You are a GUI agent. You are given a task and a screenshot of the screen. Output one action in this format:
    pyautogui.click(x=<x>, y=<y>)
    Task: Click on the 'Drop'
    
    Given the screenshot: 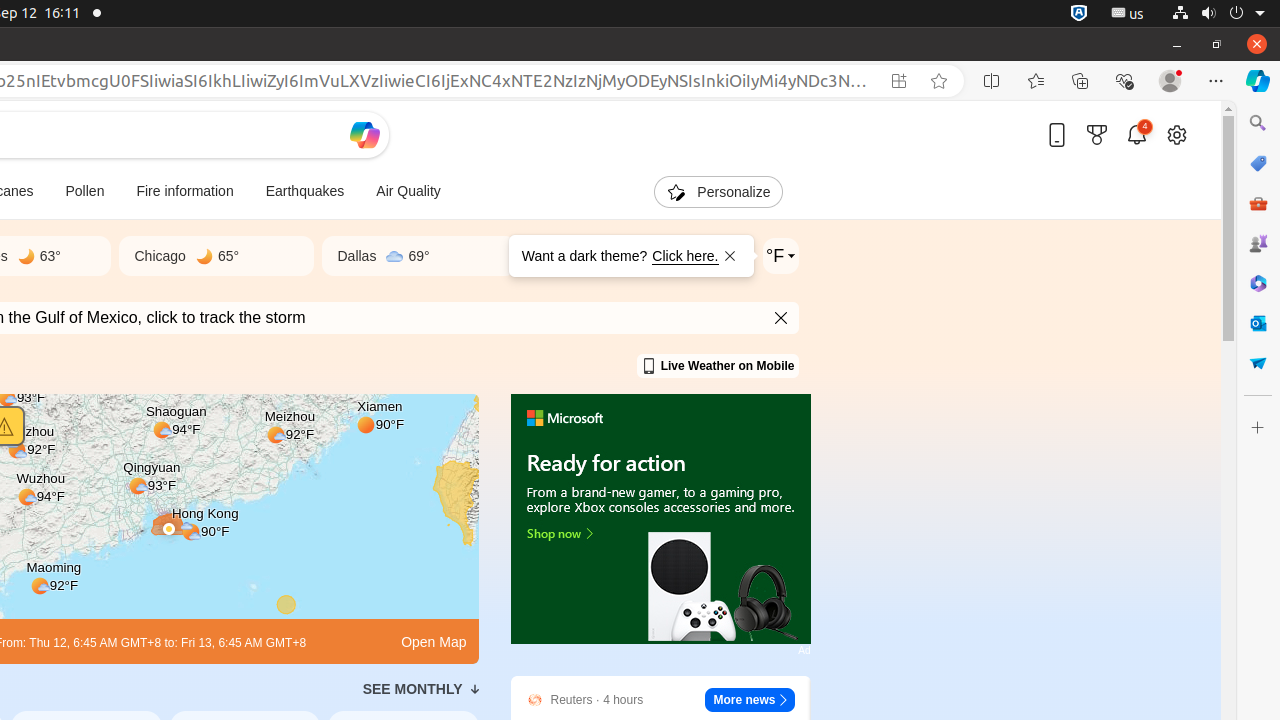 What is the action you would take?
    pyautogui.click(x=1256, y=363)
    